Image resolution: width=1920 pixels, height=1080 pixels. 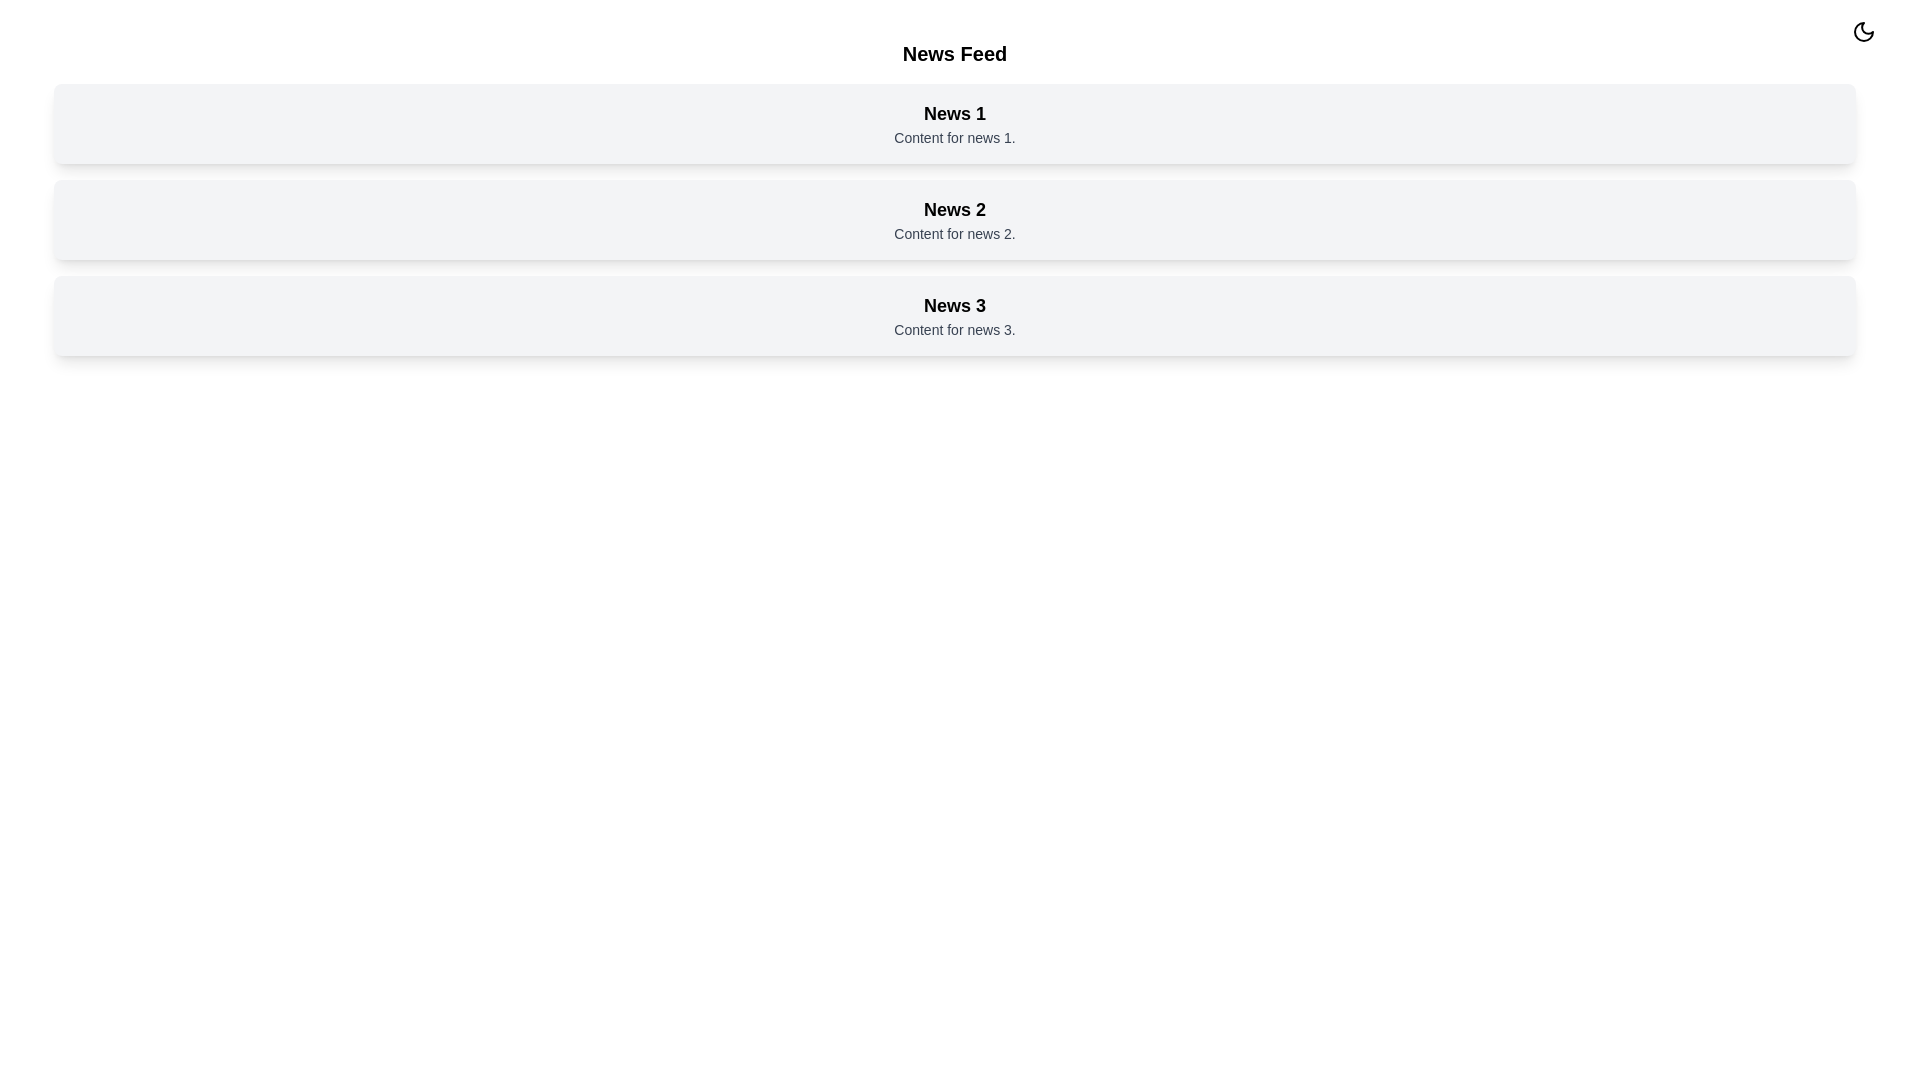 I want to click on content displayed in the Content Card titled 'News 1', which is the first item in the list below the 'News Feed' header, so click(x=954, y=123).